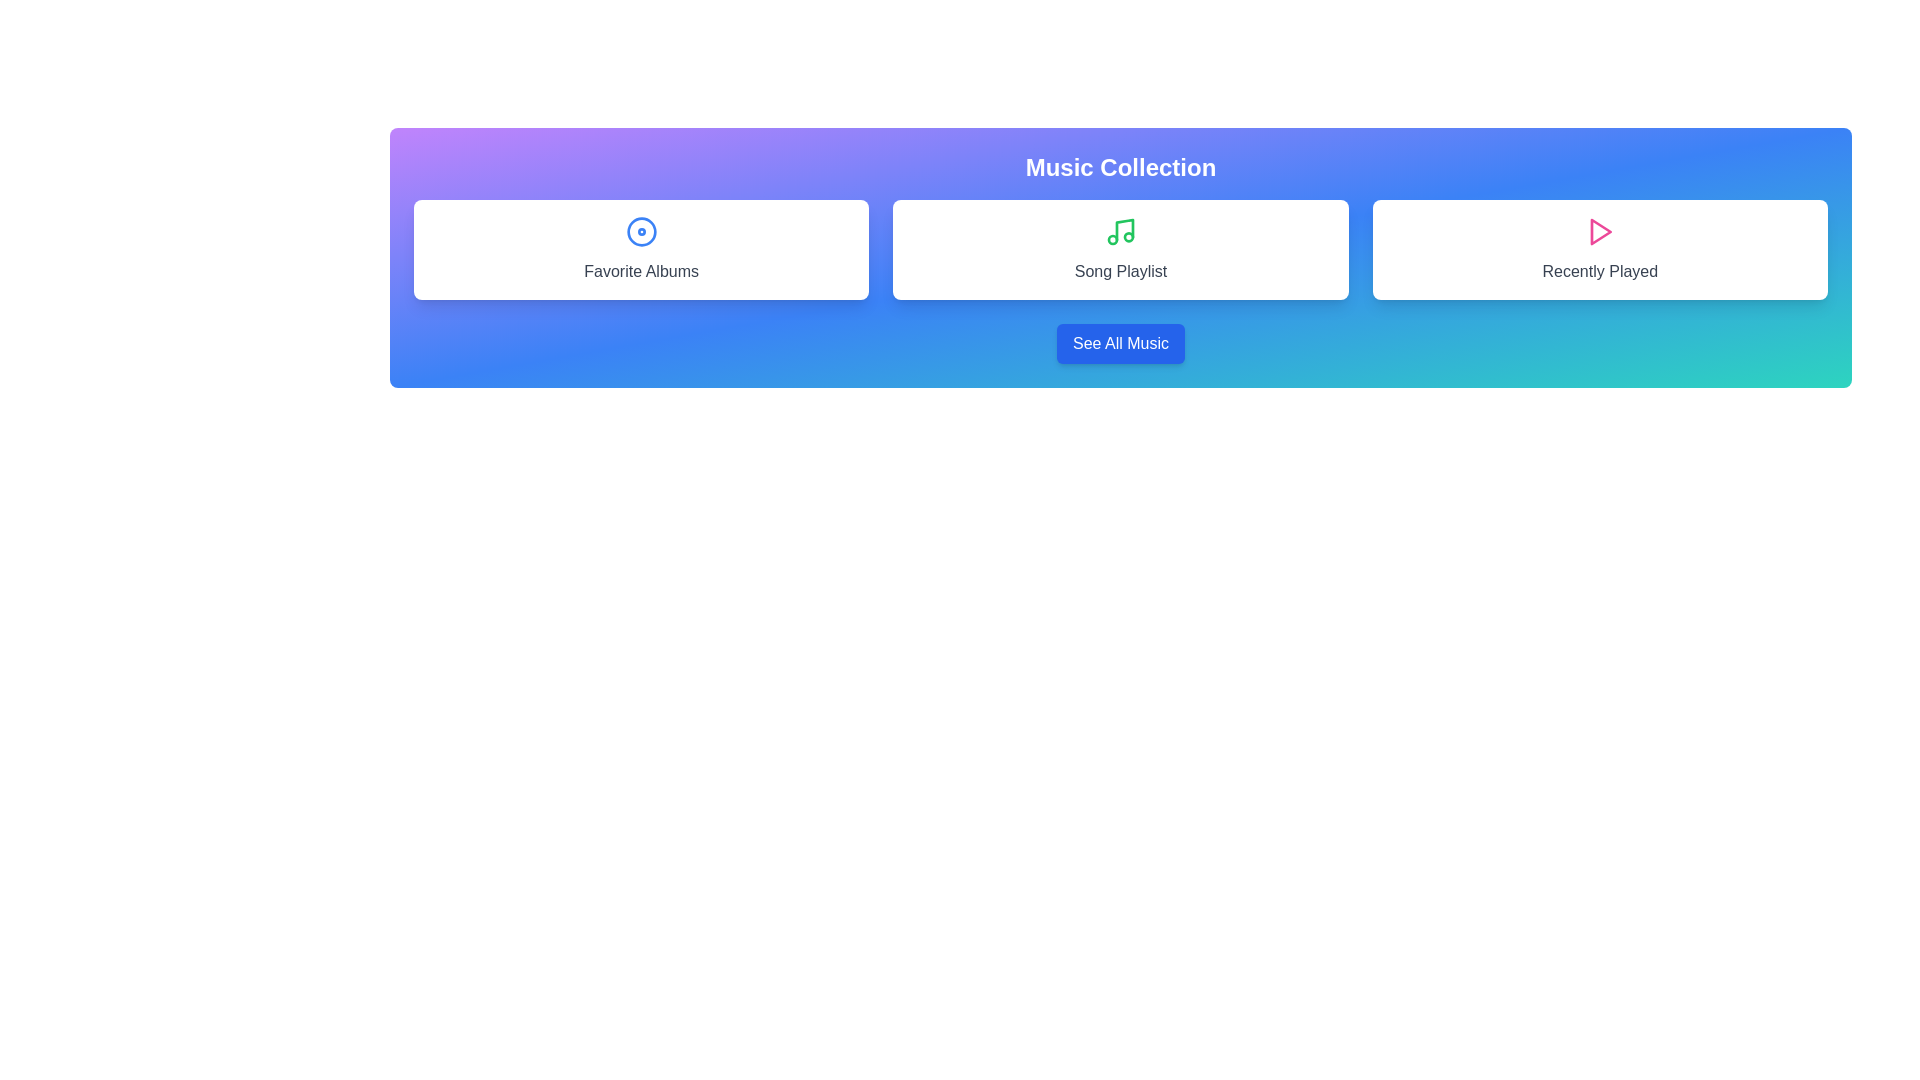  I want to click on the Interactive card for the 'Song Playlist' section, located in the center column of the layout, to trigger additional effects like highlighting, so click(1120, 249).